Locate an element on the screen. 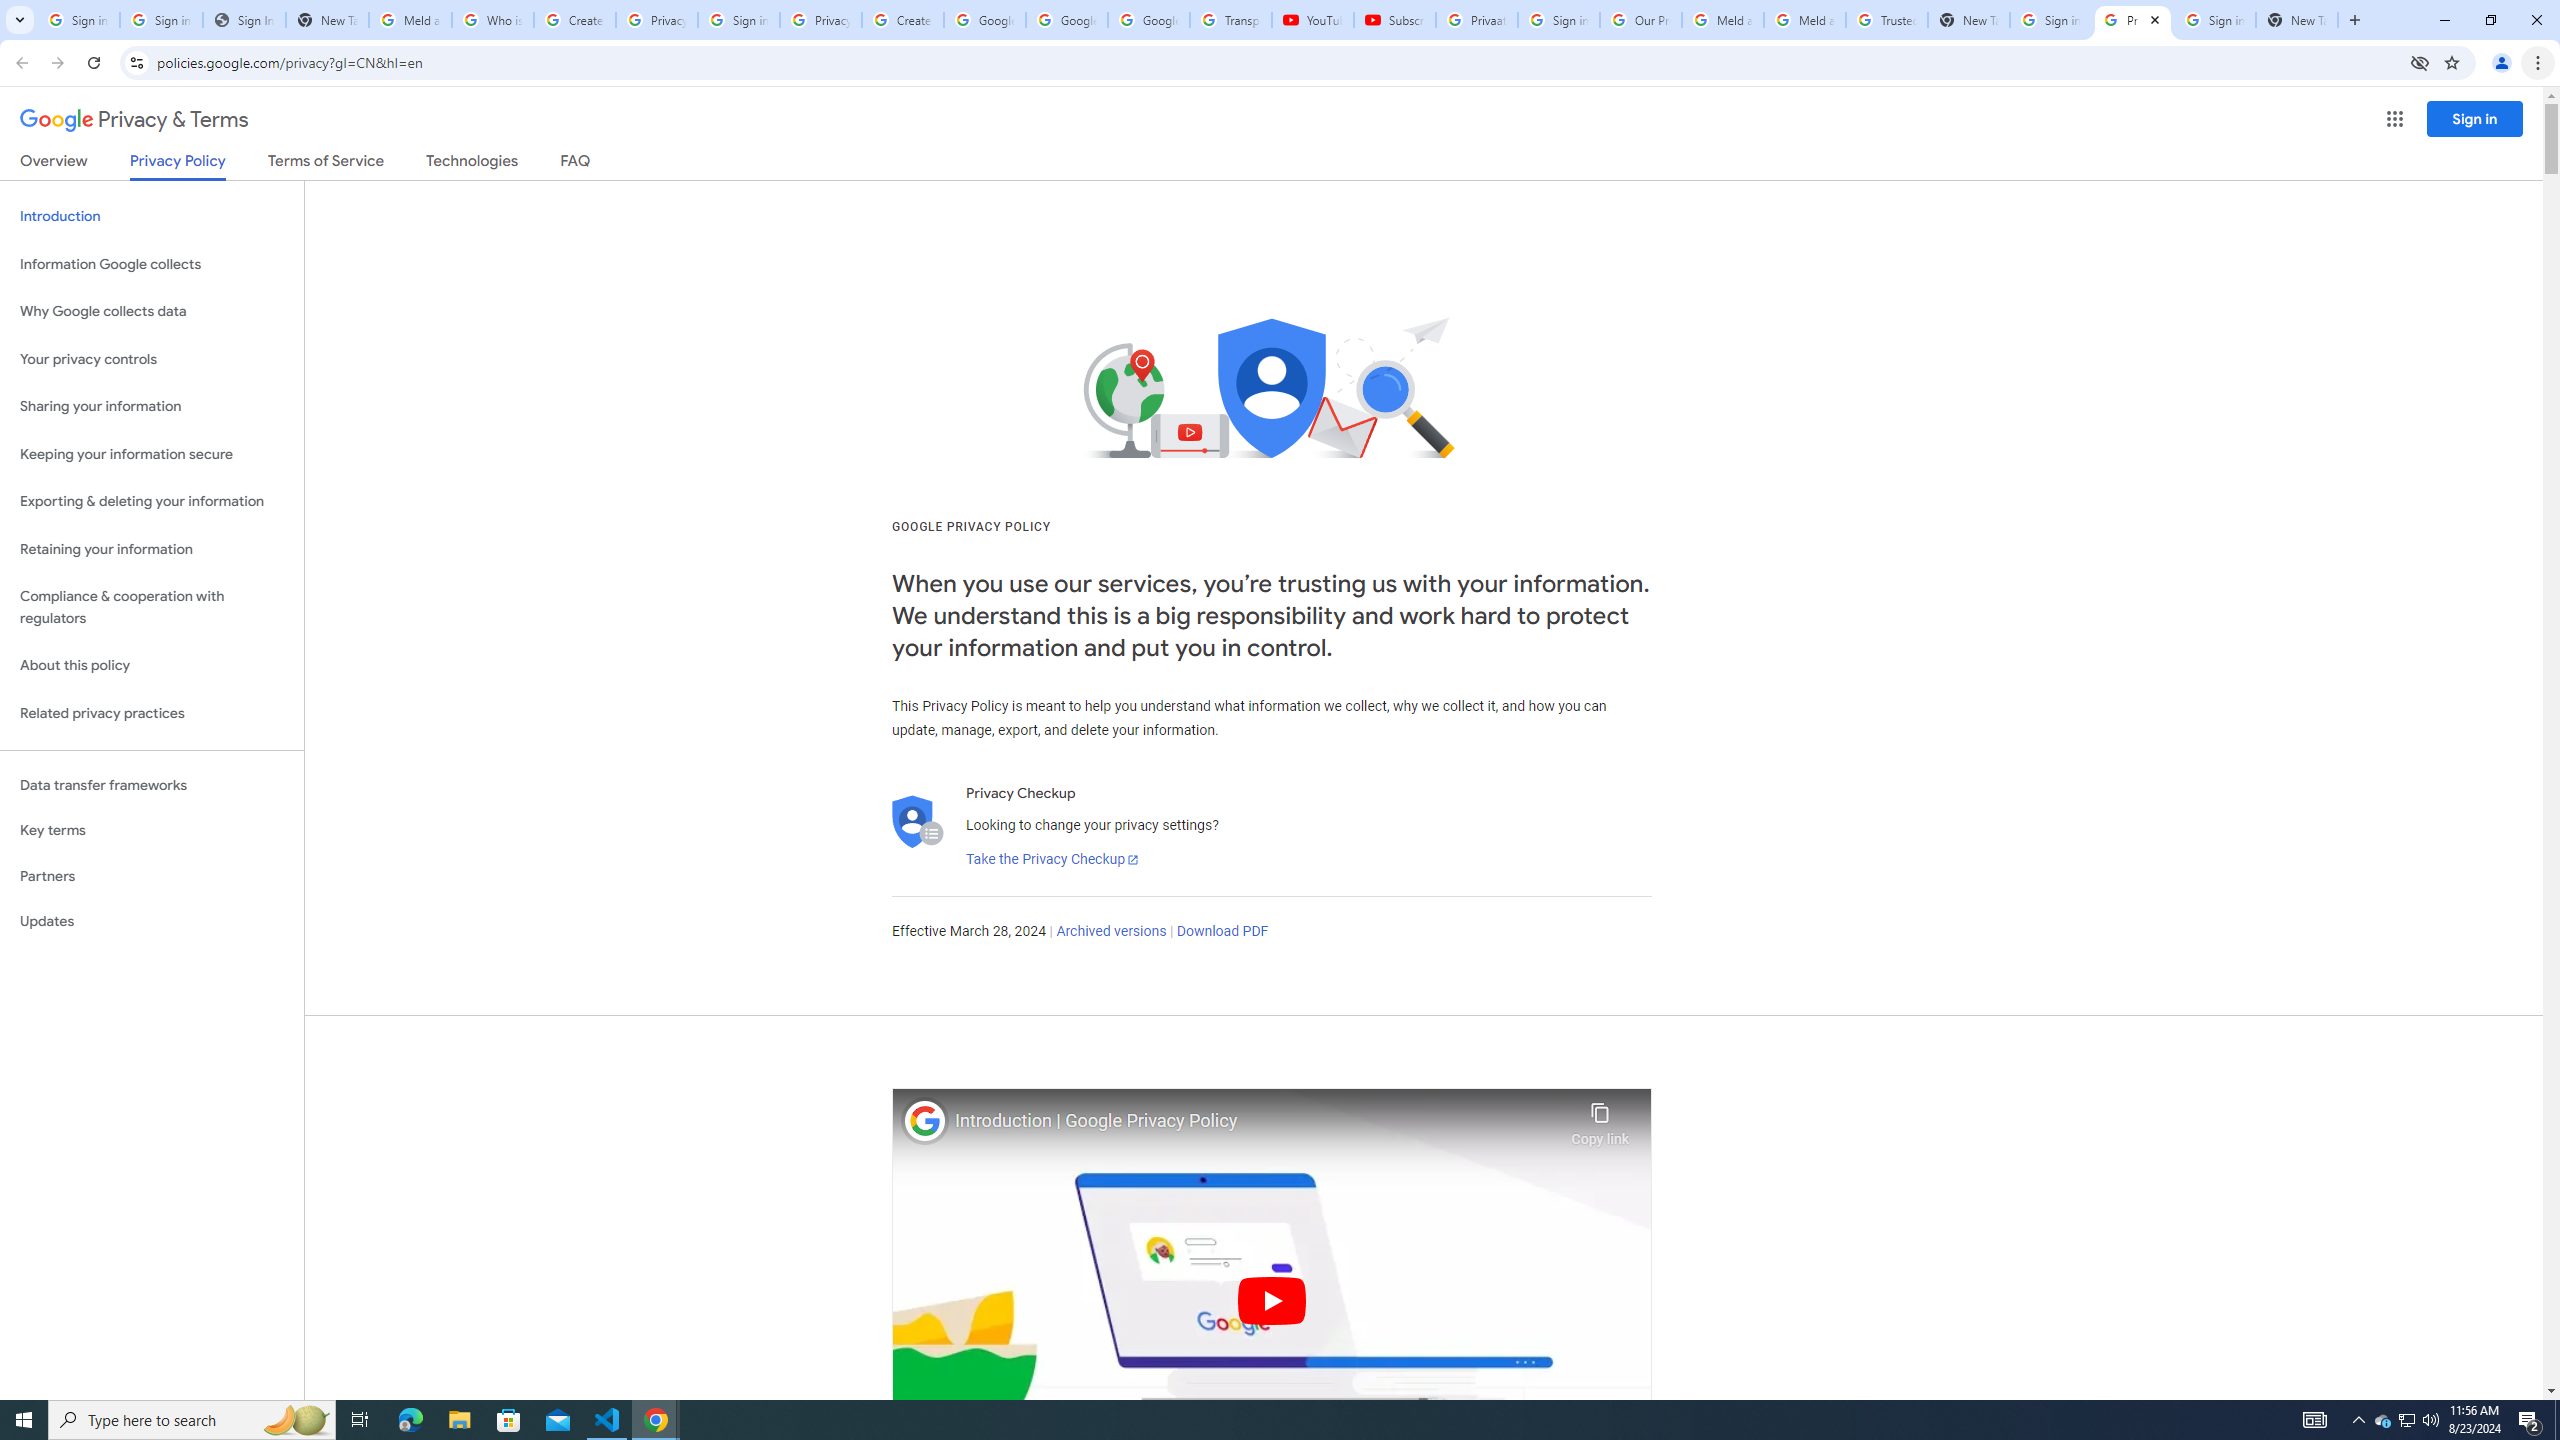 Image resolution: width=2560 pixels, height=1440 pixels. 'Archived versions' is located at coordinates (1110, 930).